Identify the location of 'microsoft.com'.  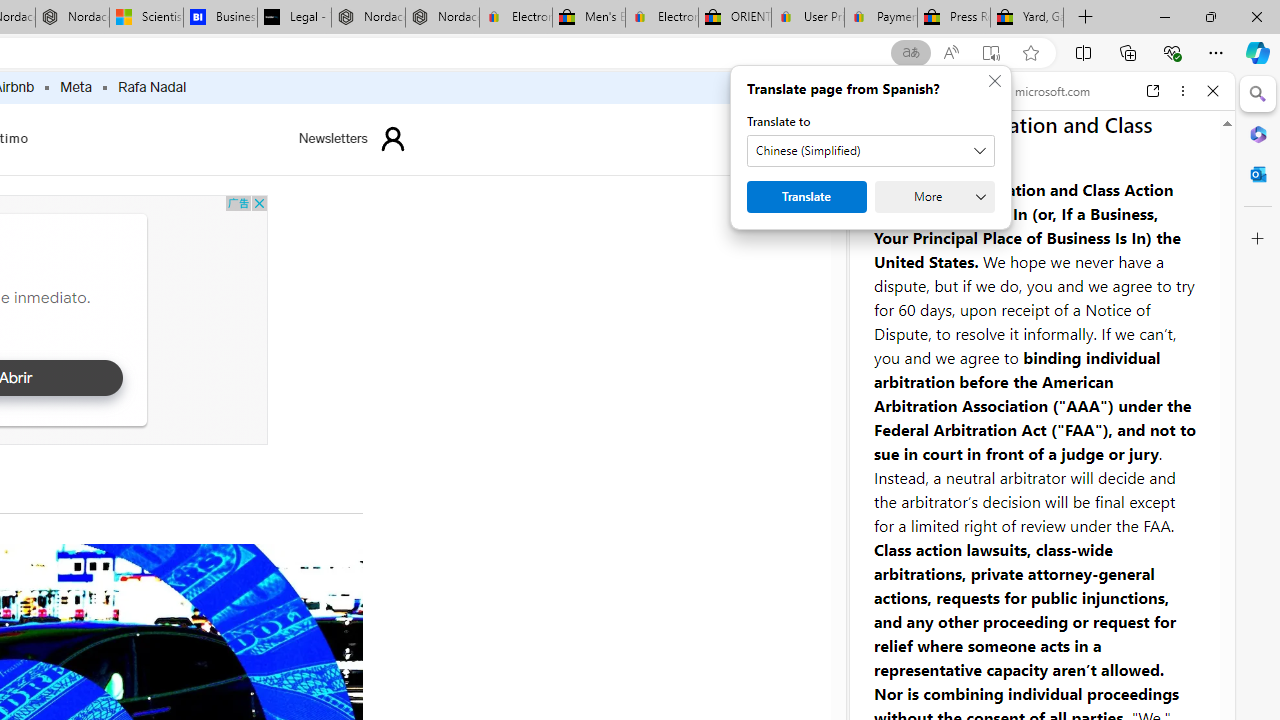
(1044, 91).